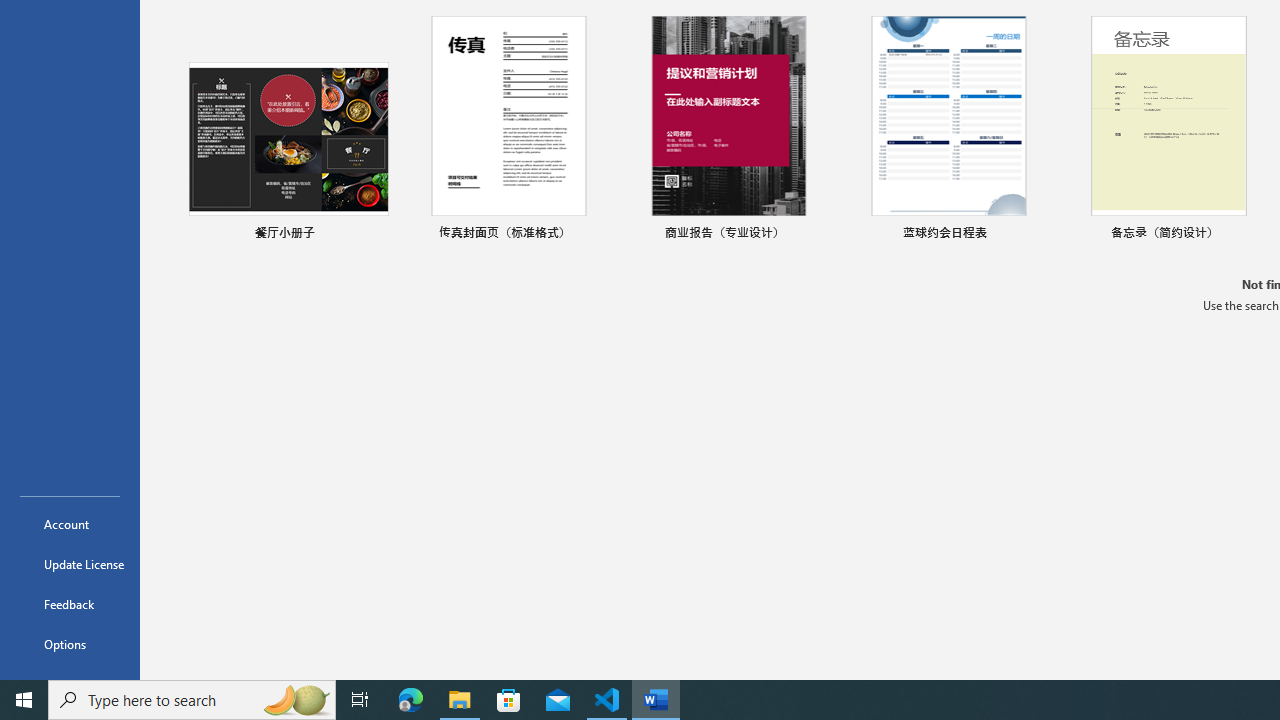 The height and width of the screenshot is (720, 1280). I want to click on 'Pin to list', so click(1254, 234).